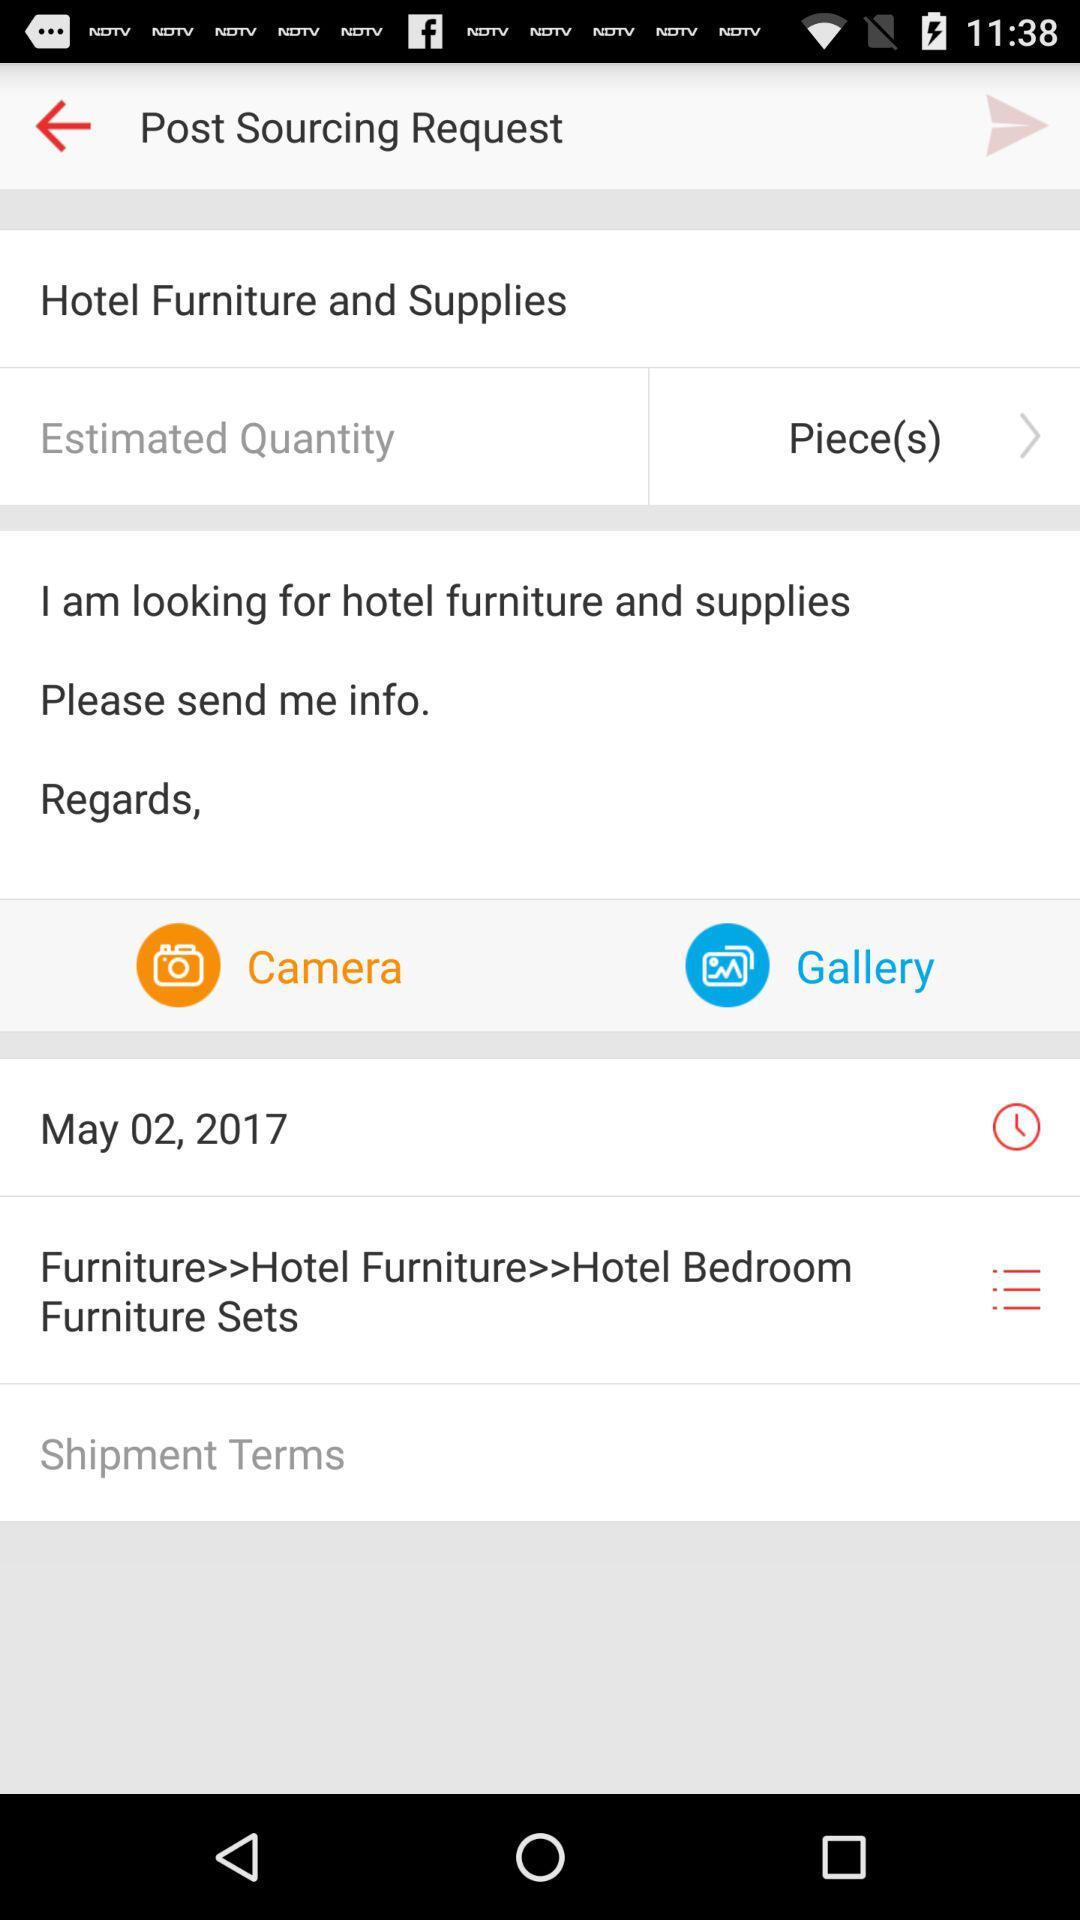  Describe the element at coordinates (540, 1452) in the screenshot. I see `shipment terms` at that location.